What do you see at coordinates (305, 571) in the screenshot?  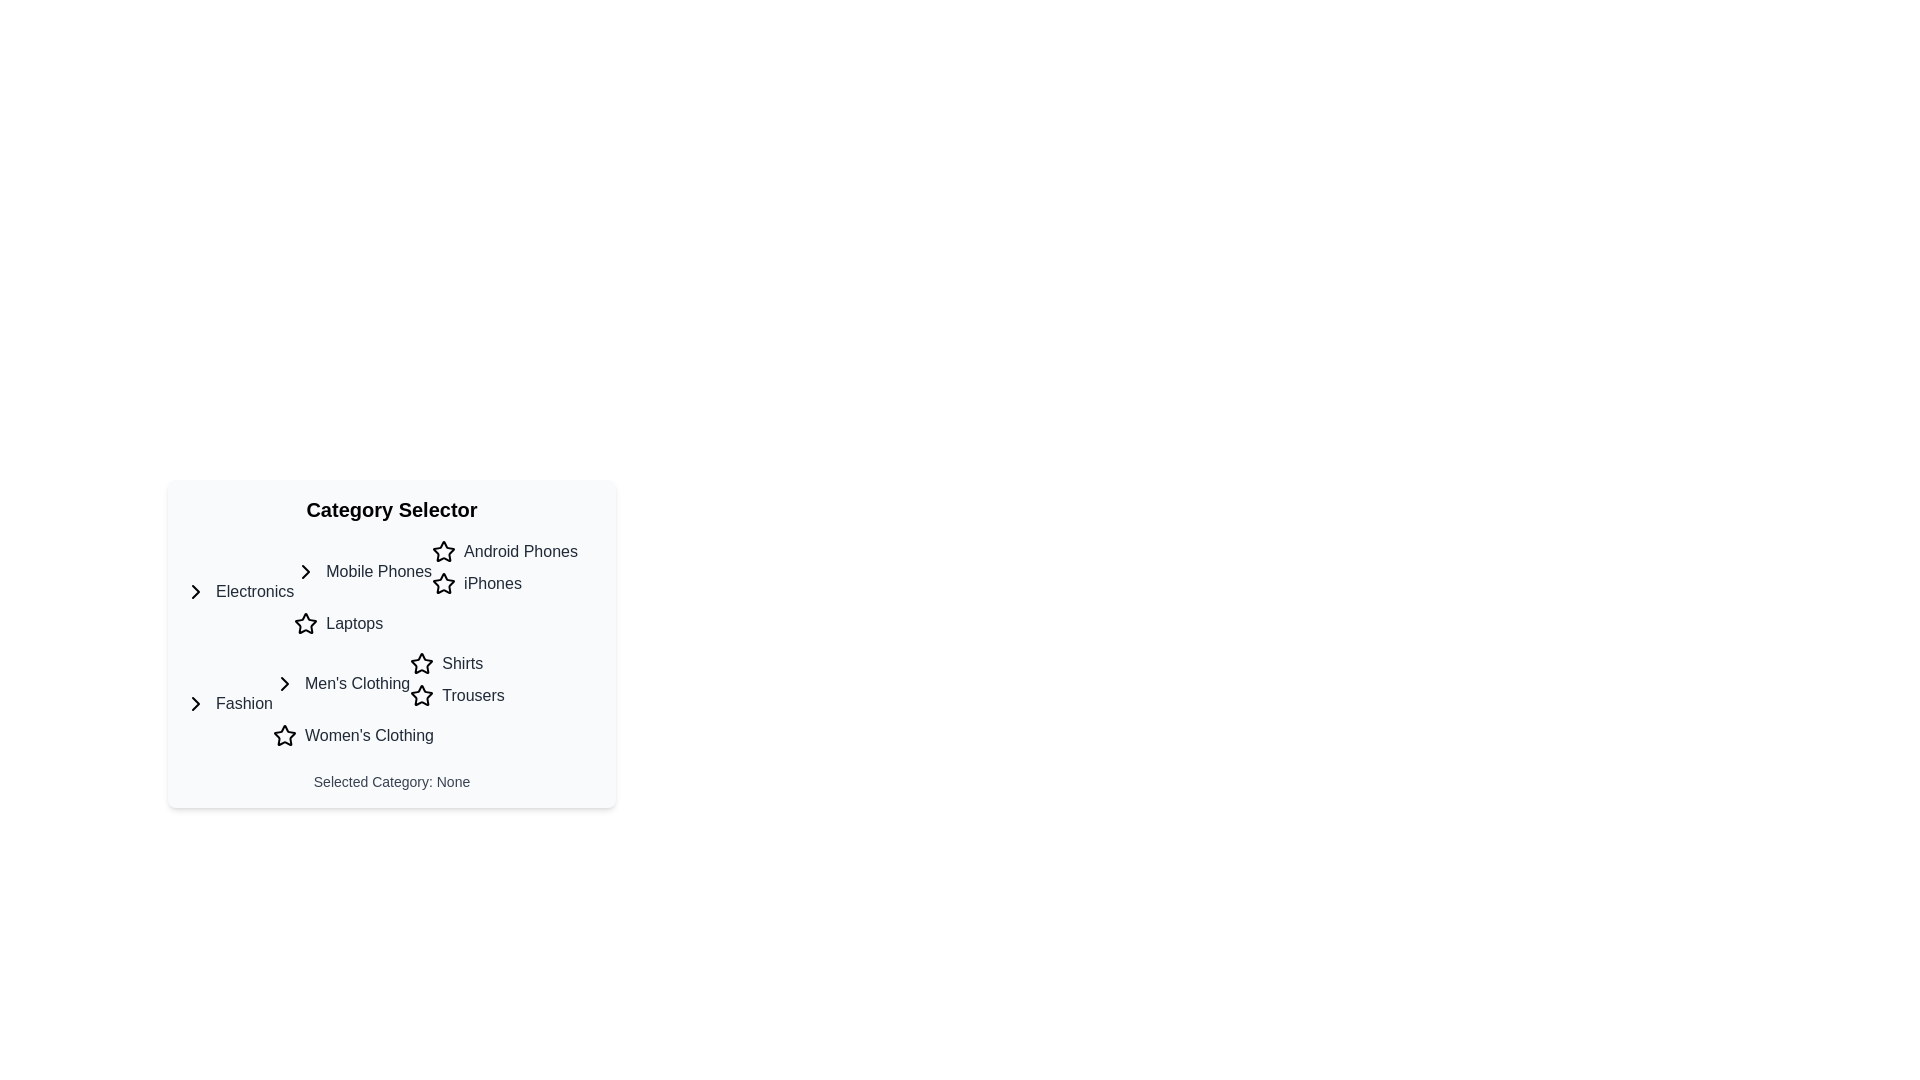 I see `the right-pointing chevron icon adjacent to the 'Mobile Phones' text in the 'Electronics' category selector interface` at bounding box center [305, 571].